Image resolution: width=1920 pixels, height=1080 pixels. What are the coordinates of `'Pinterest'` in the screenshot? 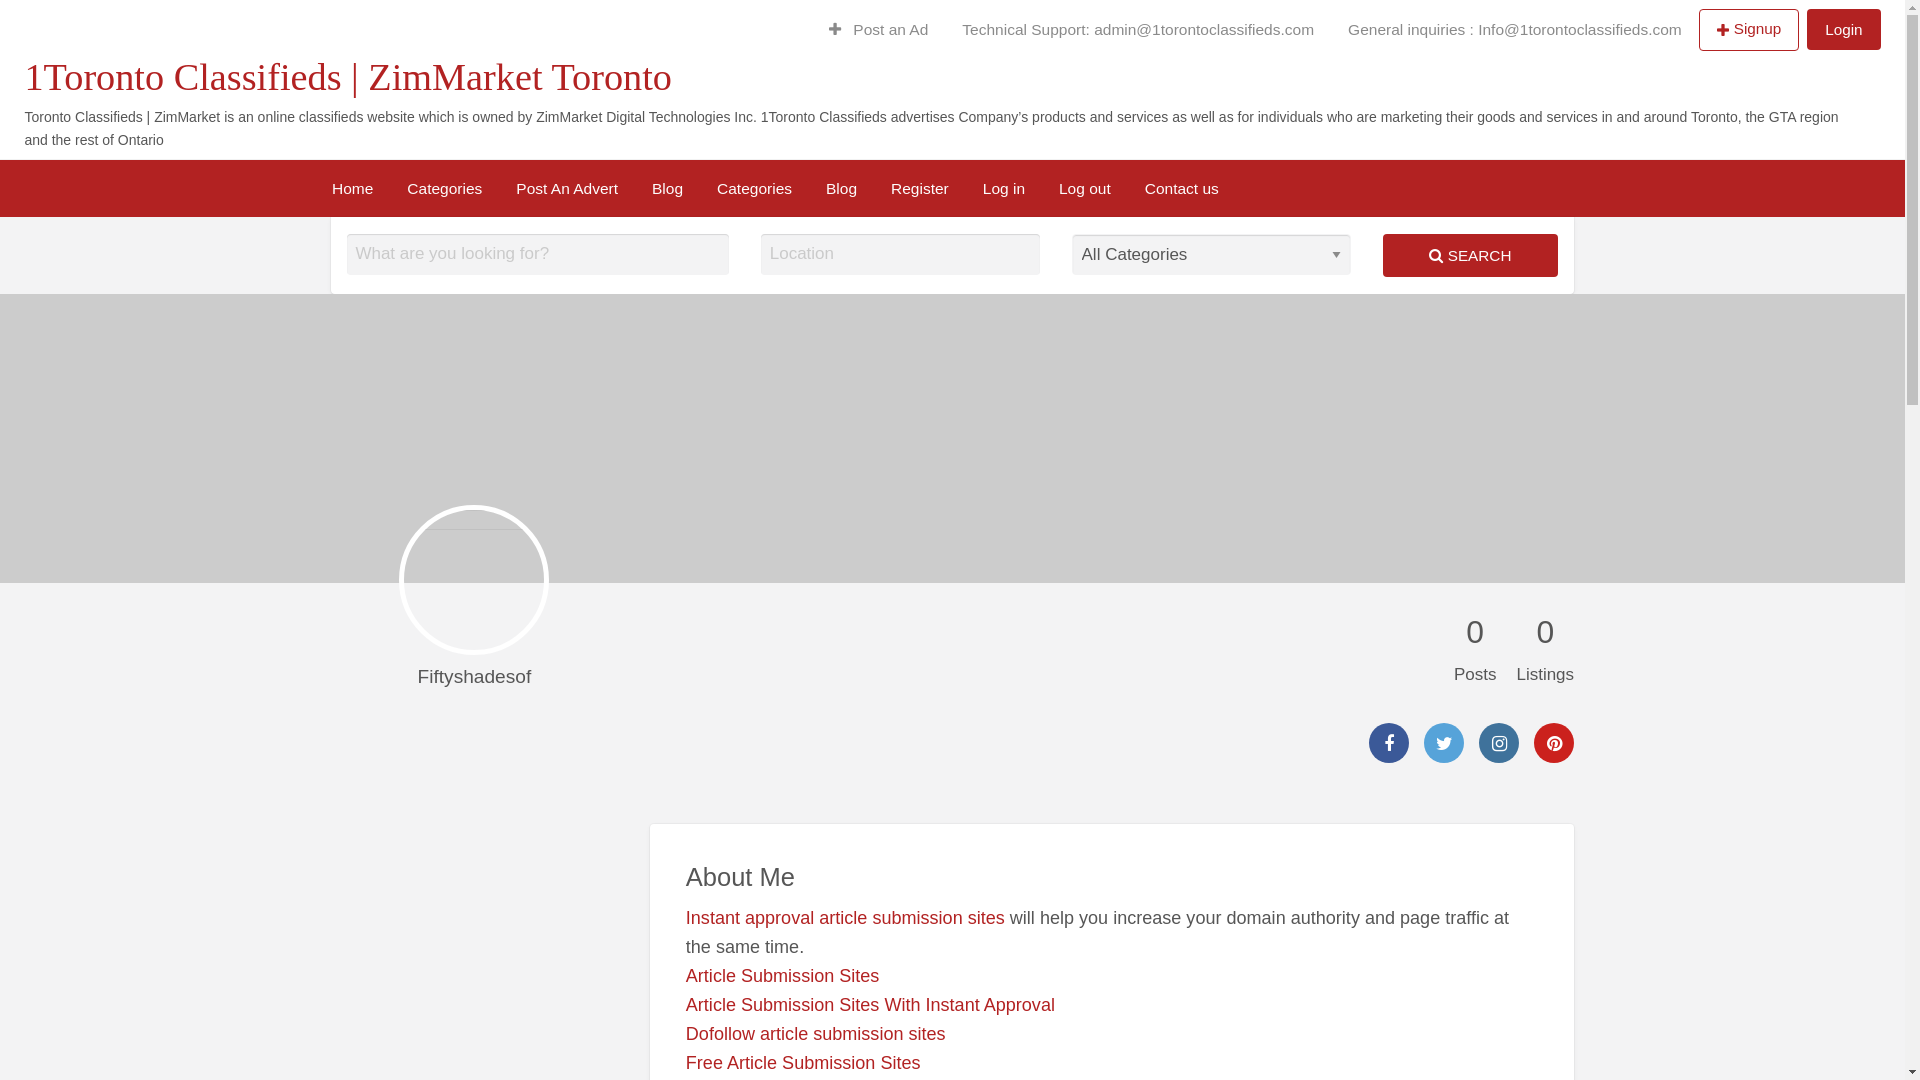 It's located at (1553, 743).